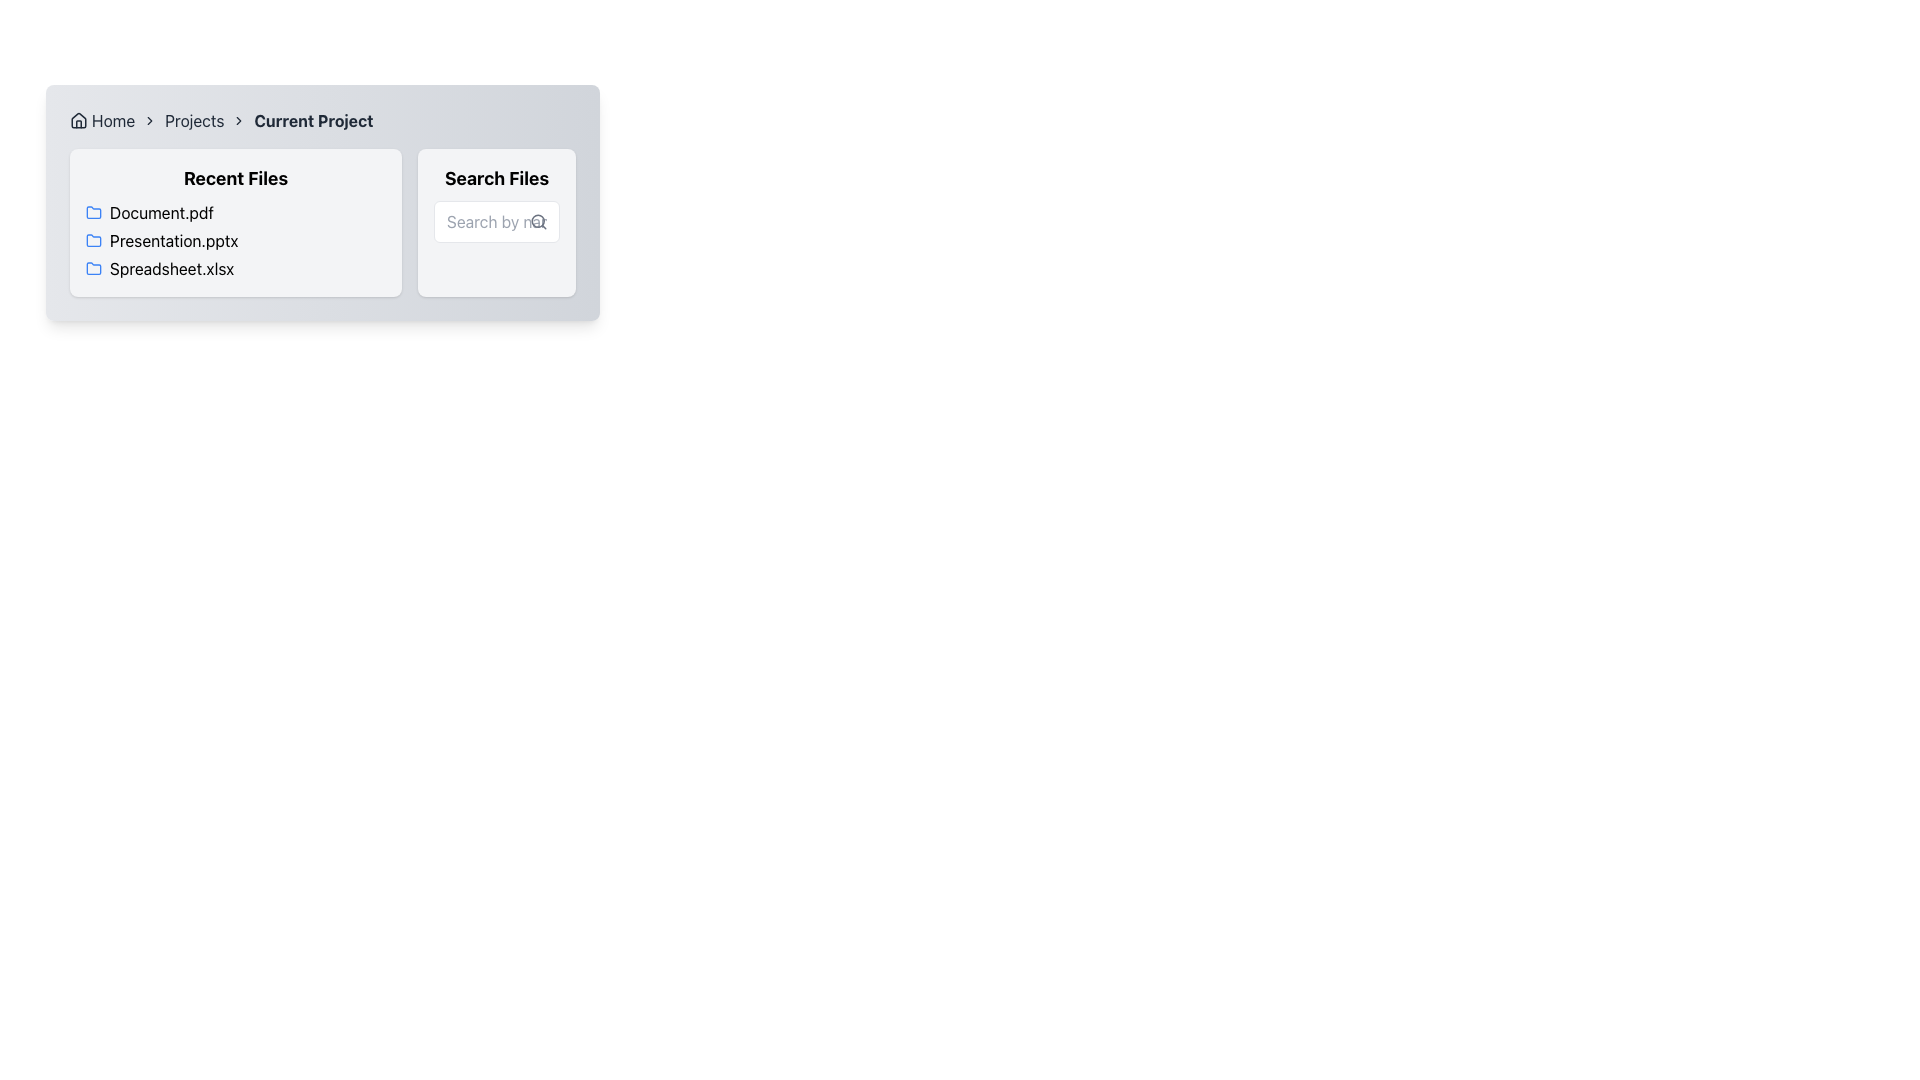 The height and width of the screenshot is (1080, 1920). What do you see at coordinates (93, 268) in the screenshot?
I see `the blue folder icon representing files, which is located next to the label 'Spreadsheet.xlsx' in the 'Recent Files' section` at bounding box center [93, 268].